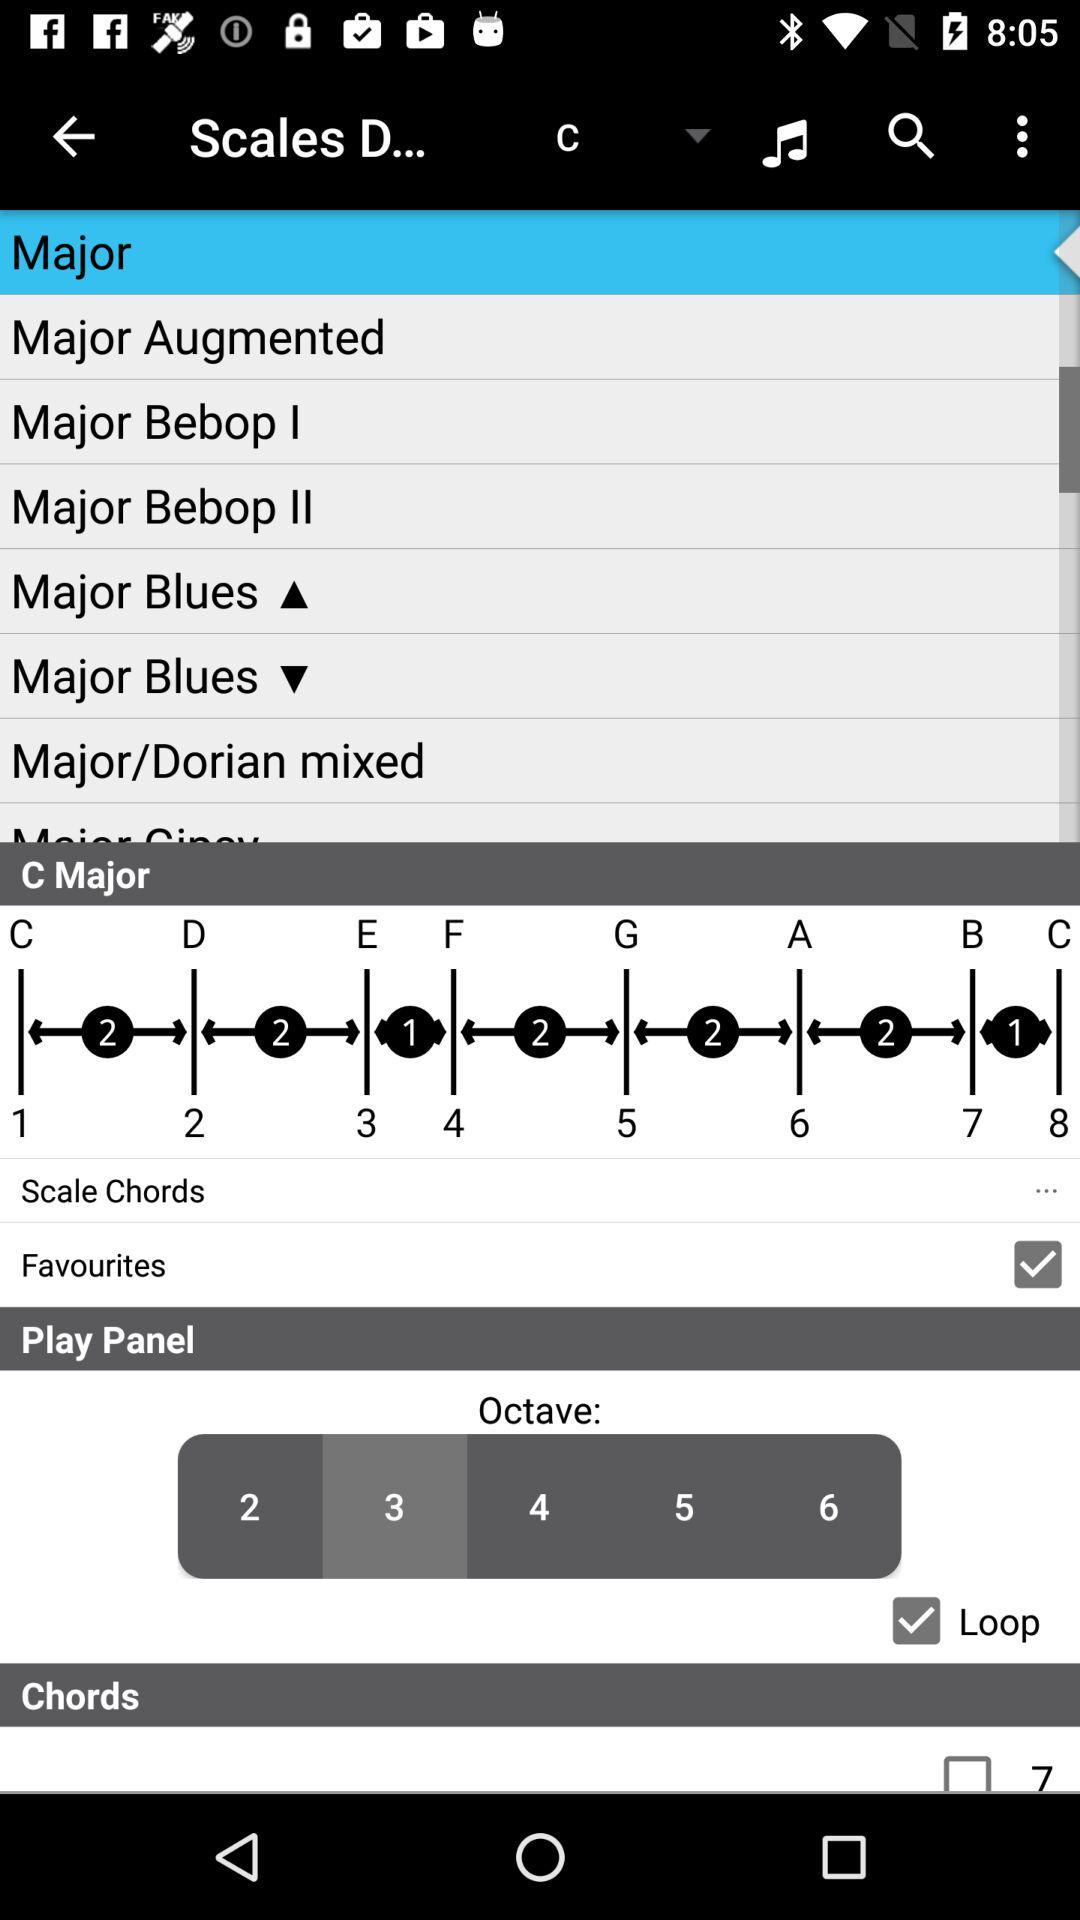  Describe the element at coordinates (977, 1758) in the screenshot. I see `menu` at that location.